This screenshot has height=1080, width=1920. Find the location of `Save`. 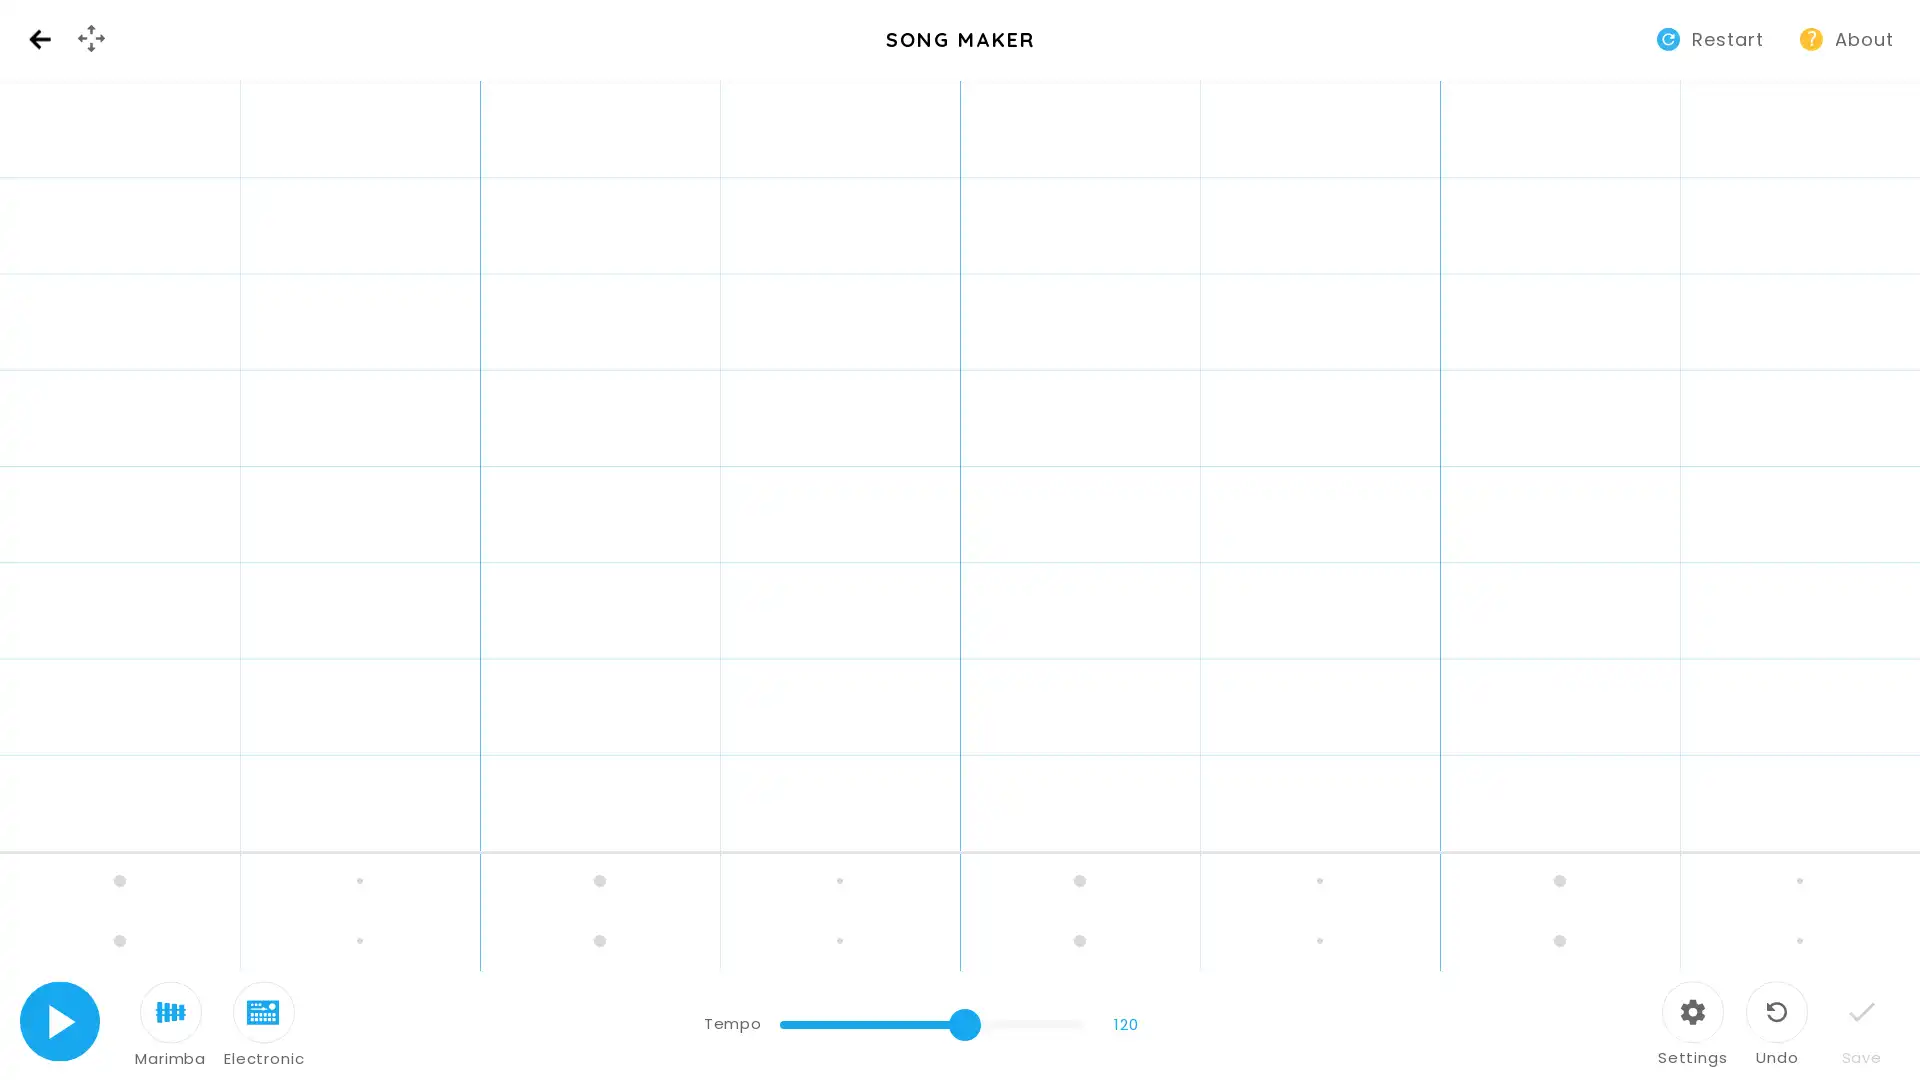

Save is located at coordinates (1860, 1025).